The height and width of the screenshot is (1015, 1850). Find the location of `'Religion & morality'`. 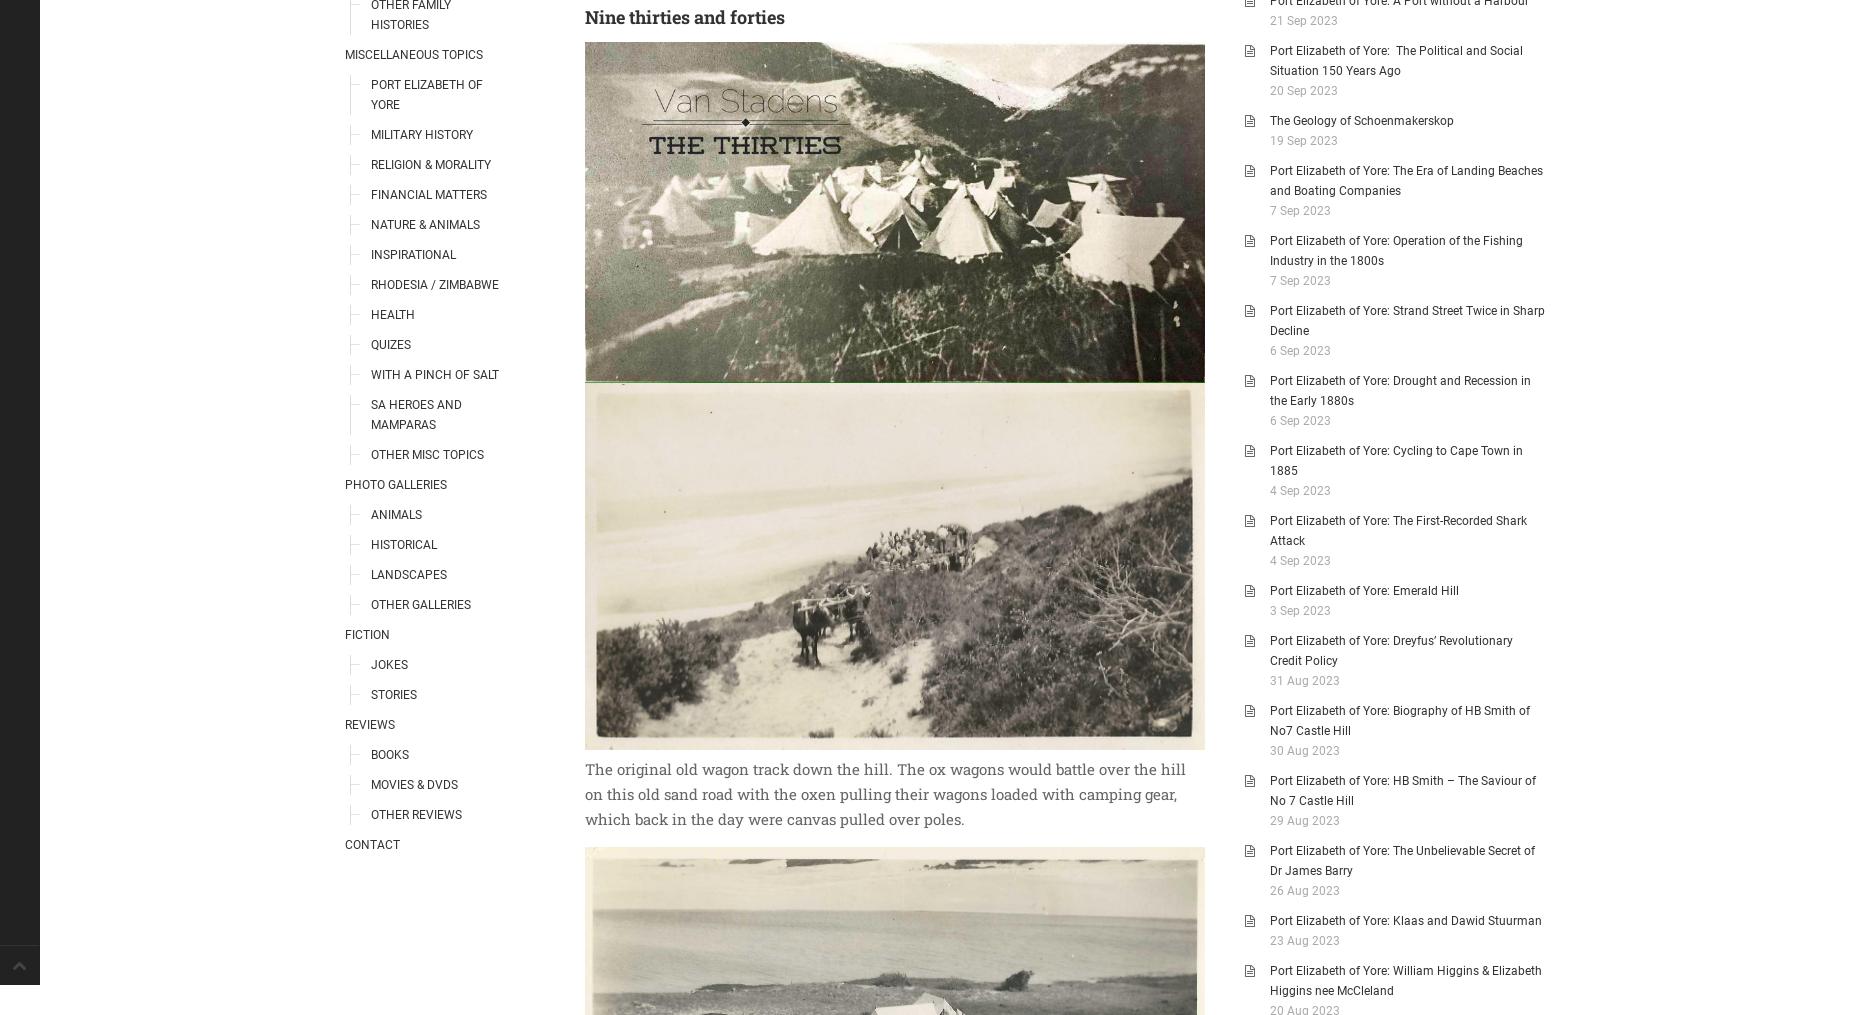

'Religion & morality' is located at coordinates (430, 163).